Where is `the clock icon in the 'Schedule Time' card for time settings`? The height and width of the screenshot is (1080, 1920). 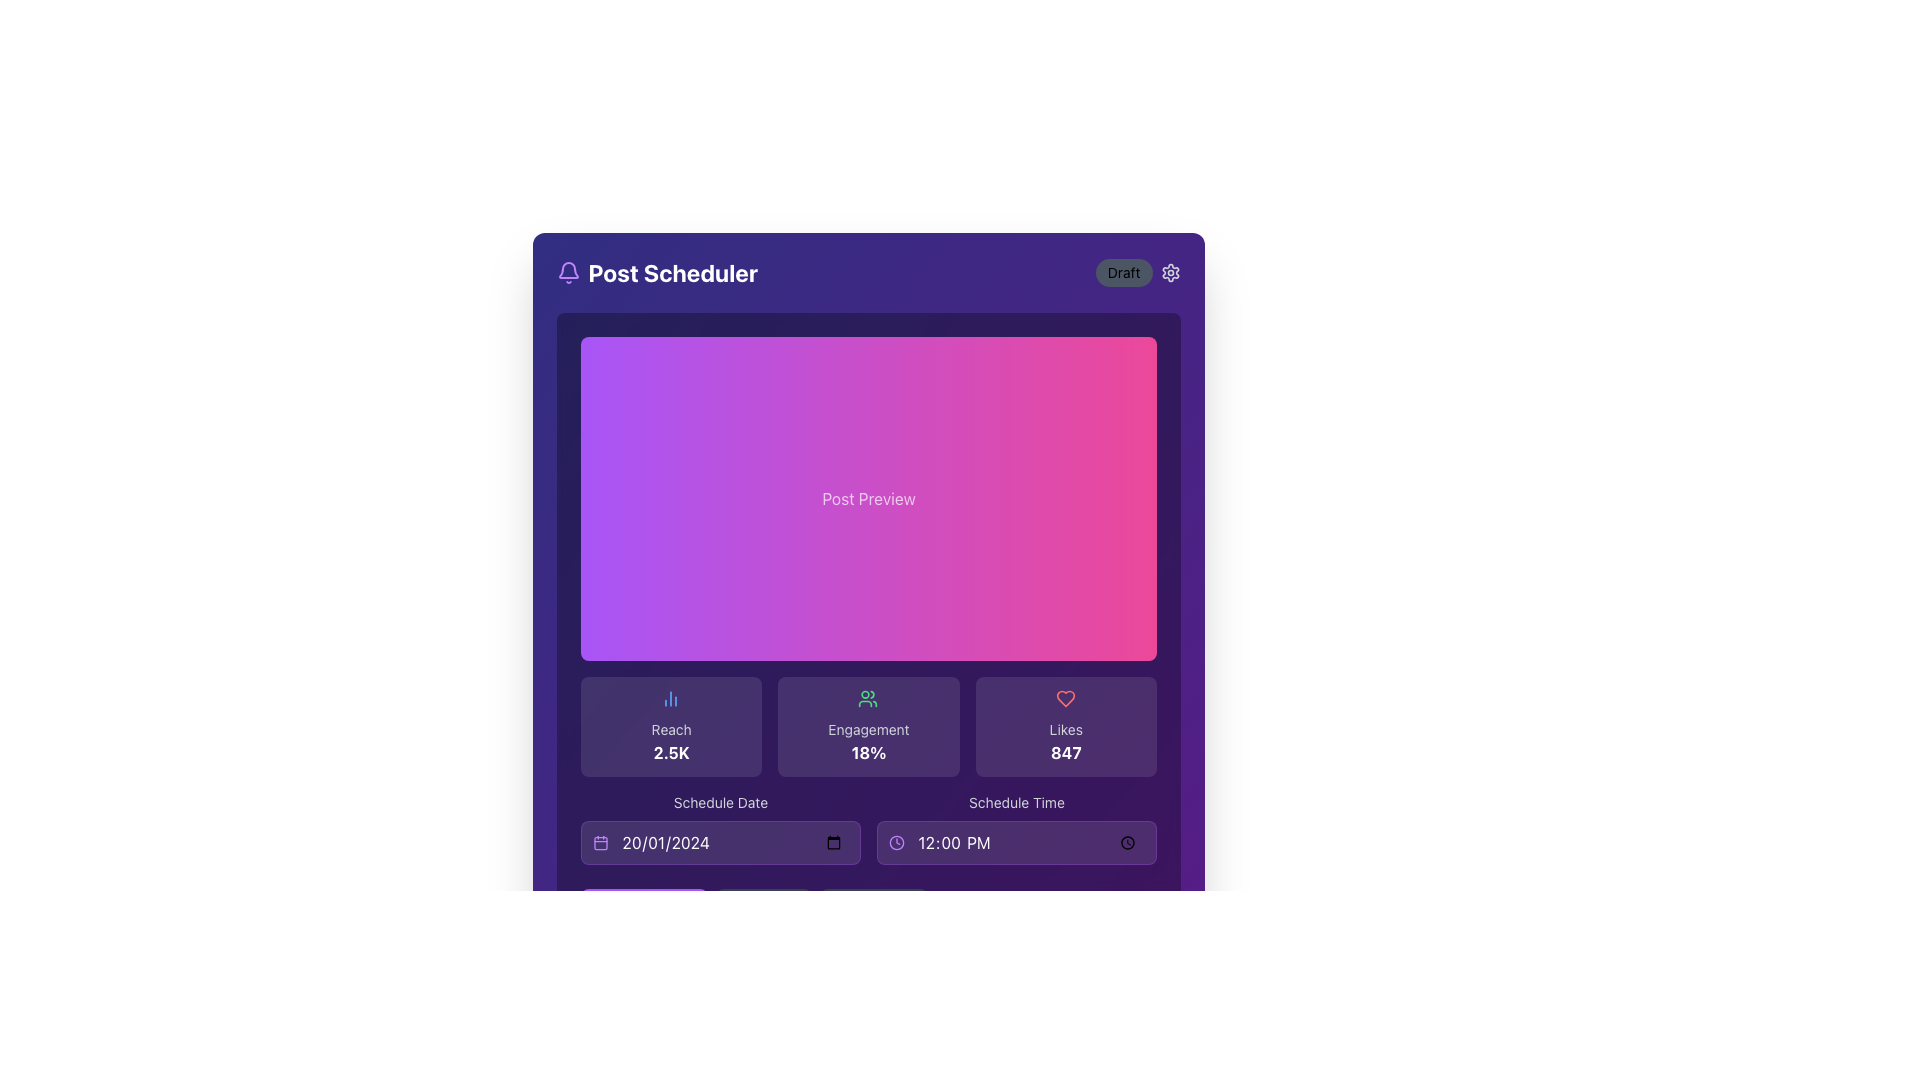
the clock icon in the 'Schedule Time' card for time settings is located at coordinates (868, 829).